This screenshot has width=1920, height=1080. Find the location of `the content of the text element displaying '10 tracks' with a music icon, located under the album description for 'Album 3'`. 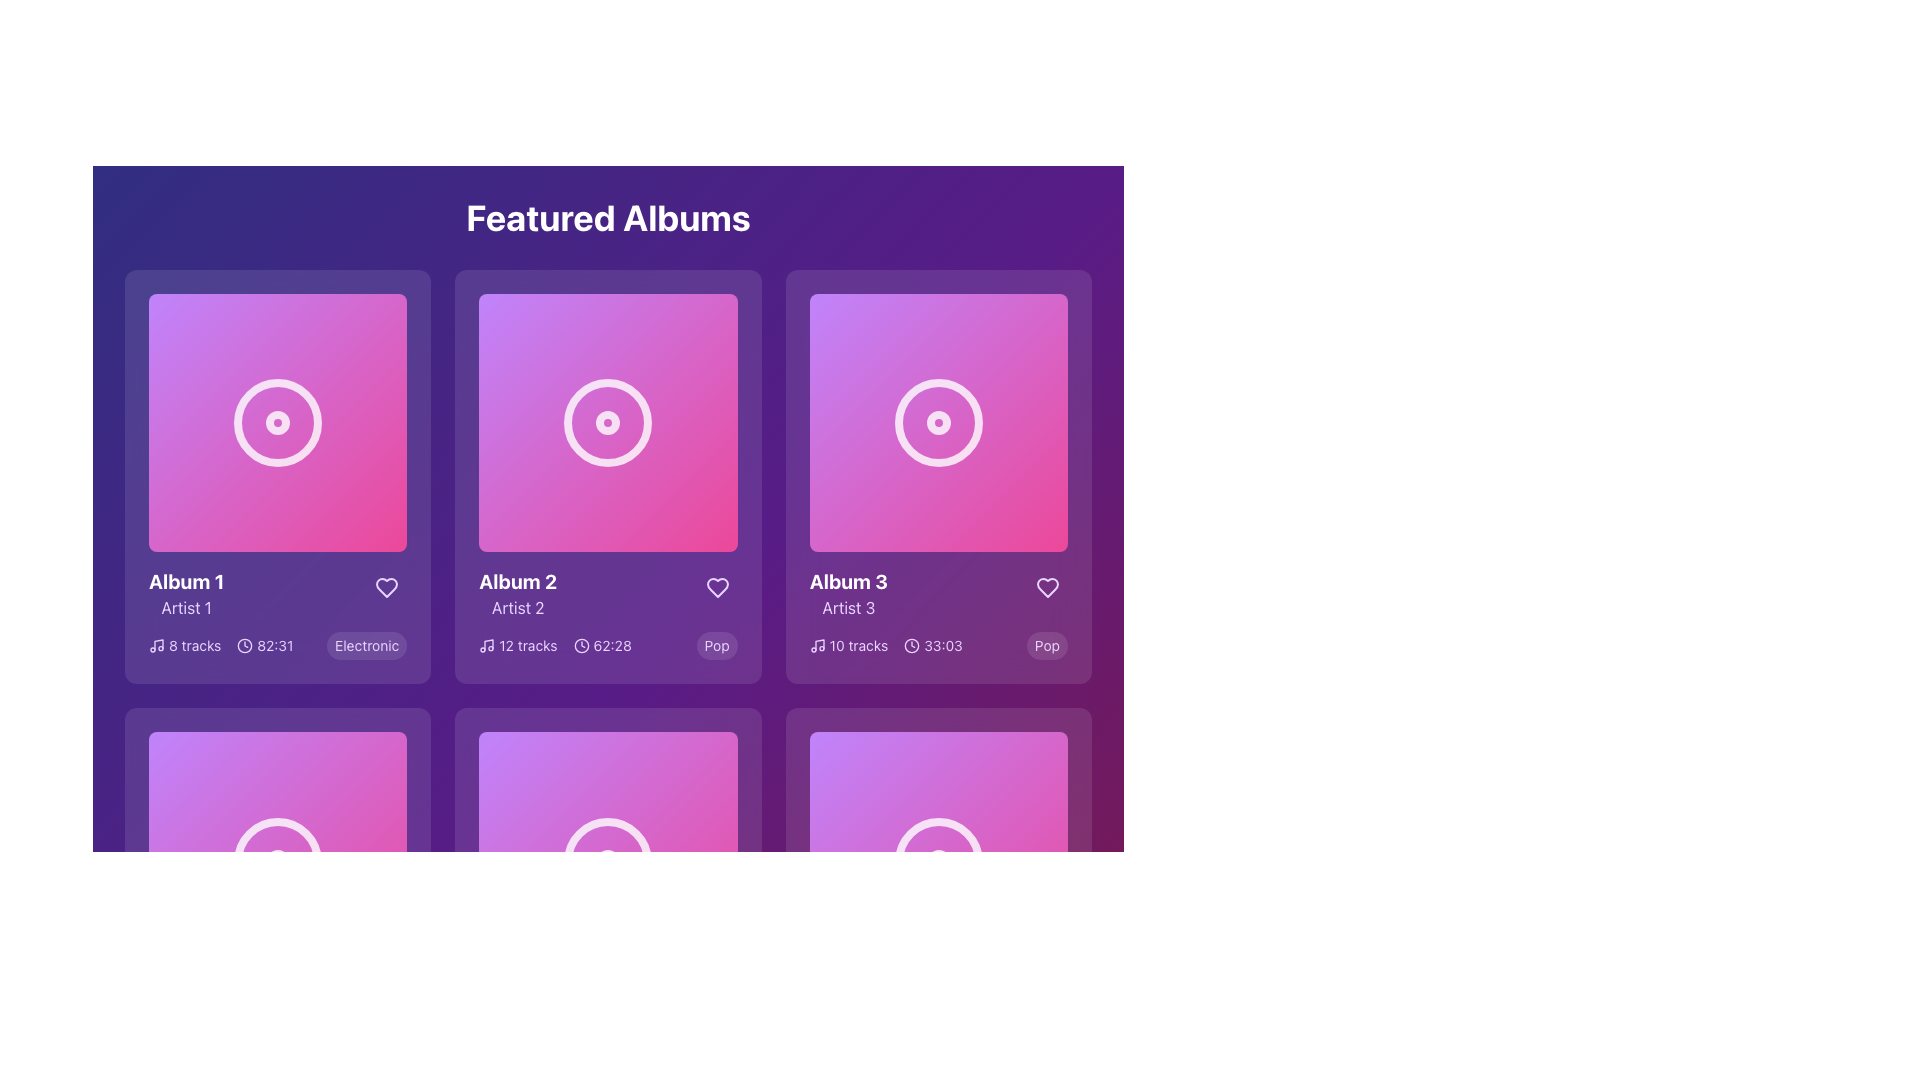

the content of the text element displaying '10 tracks' with a music icon, located under the album description for 'Album 3' is located at coordinates (885, 645).